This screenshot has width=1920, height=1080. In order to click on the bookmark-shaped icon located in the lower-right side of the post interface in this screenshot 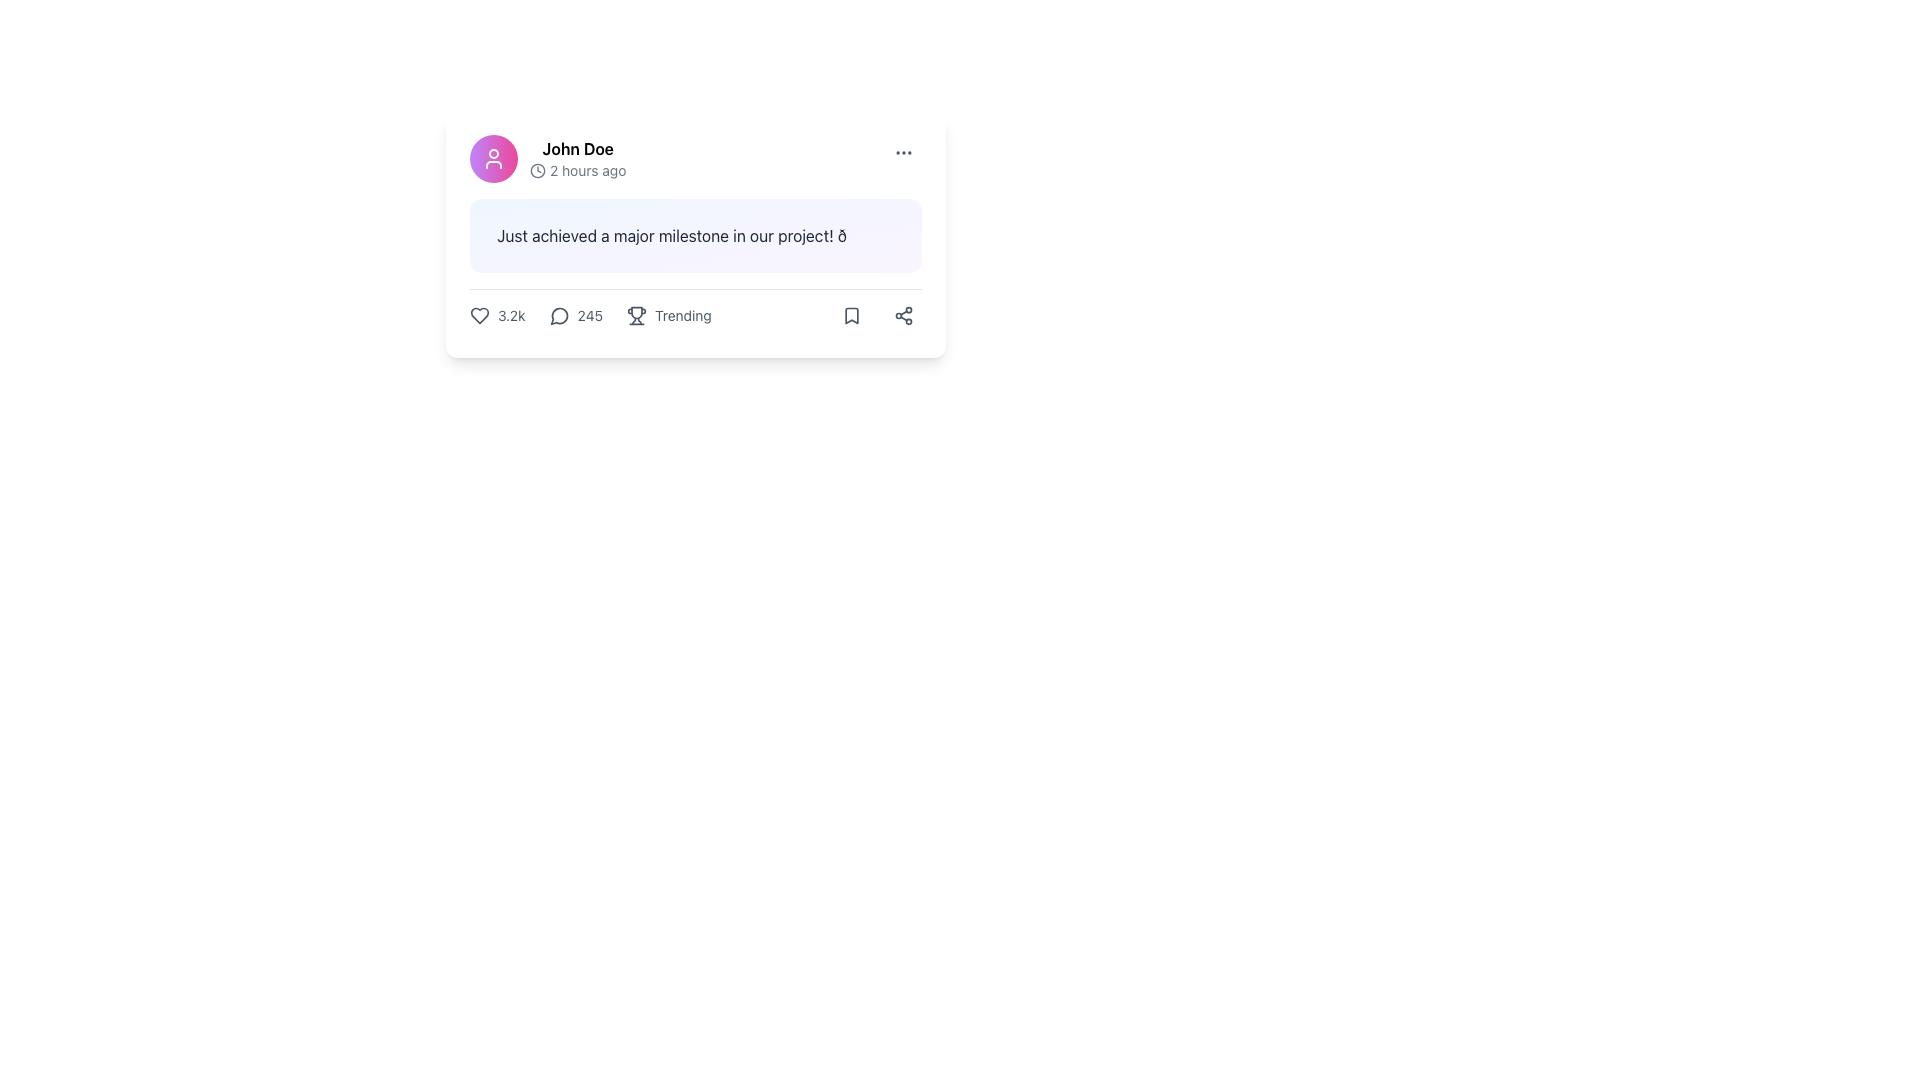, I will do `click(851, 315)`.